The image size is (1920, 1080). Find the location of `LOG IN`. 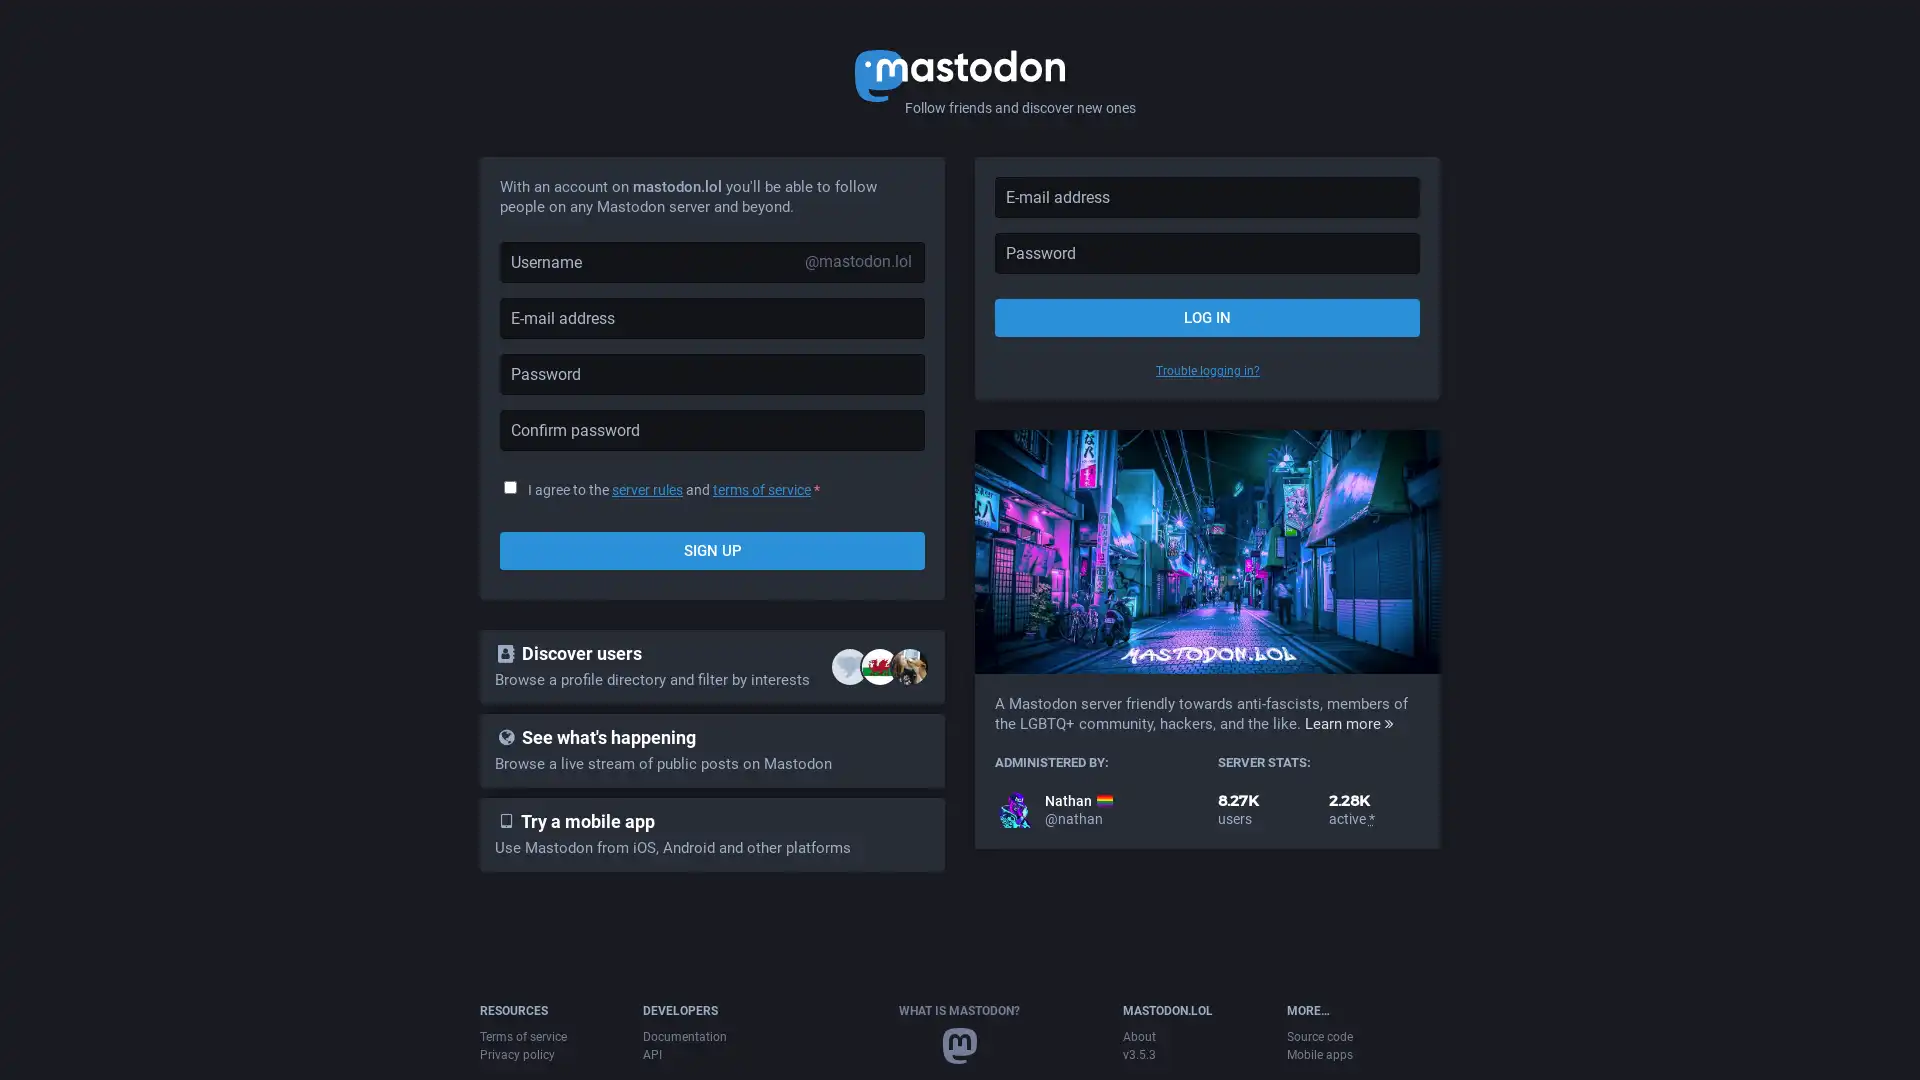

LOG IN is located at coordinates (1206, 316).